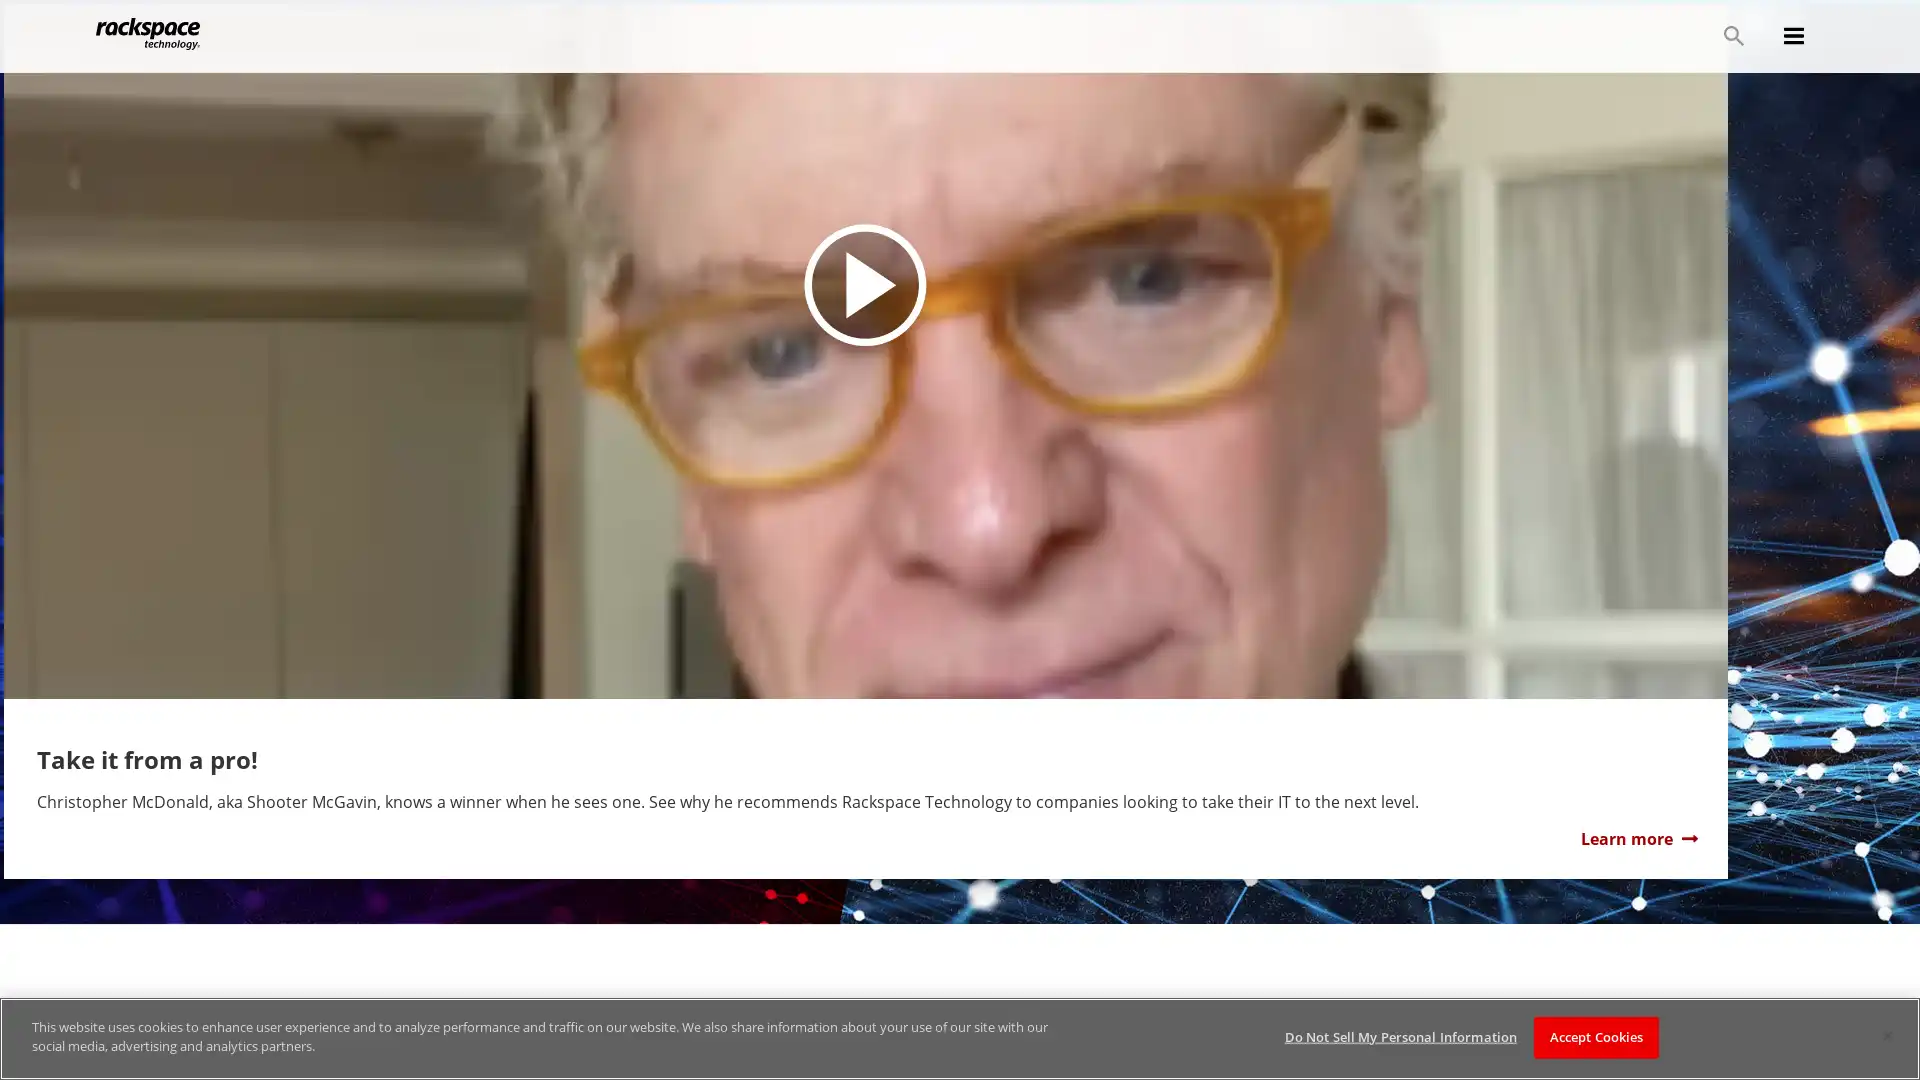 The image size is (1920, 1080). Describe the element at coordinates (1399, 1036) in the screenshot. I see `Do Not Sell My Personal Information` at that location.